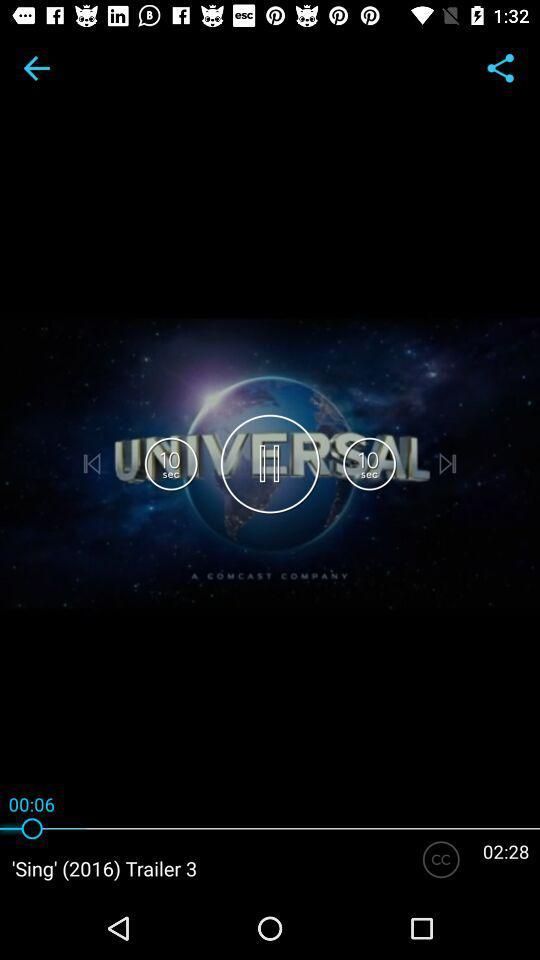 This screenshot has width=540, height=960. What do you see at coordinates (448, 463) in the screenshot?
I see `the skip_next icon` at bounding box center [448, 463].